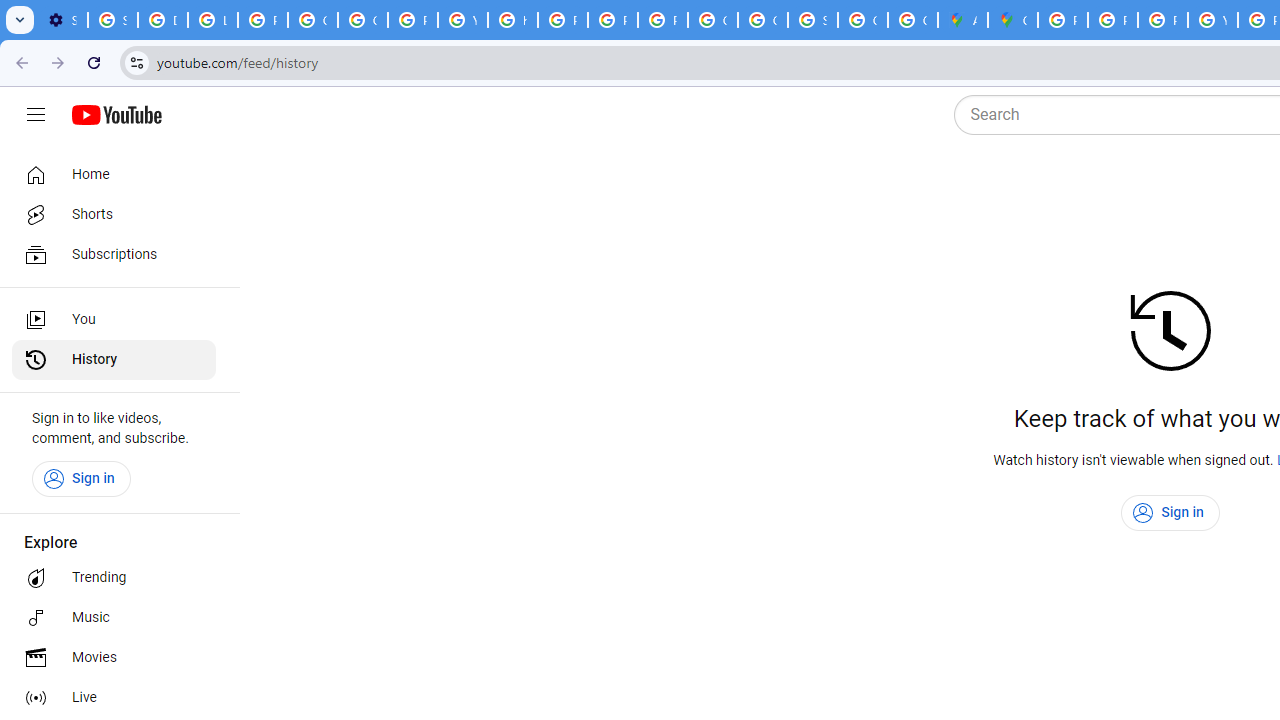  What do you see at coordinates (112, 658) in the screenshot?
I see `'Movies'` at bounding box center [112, 658].